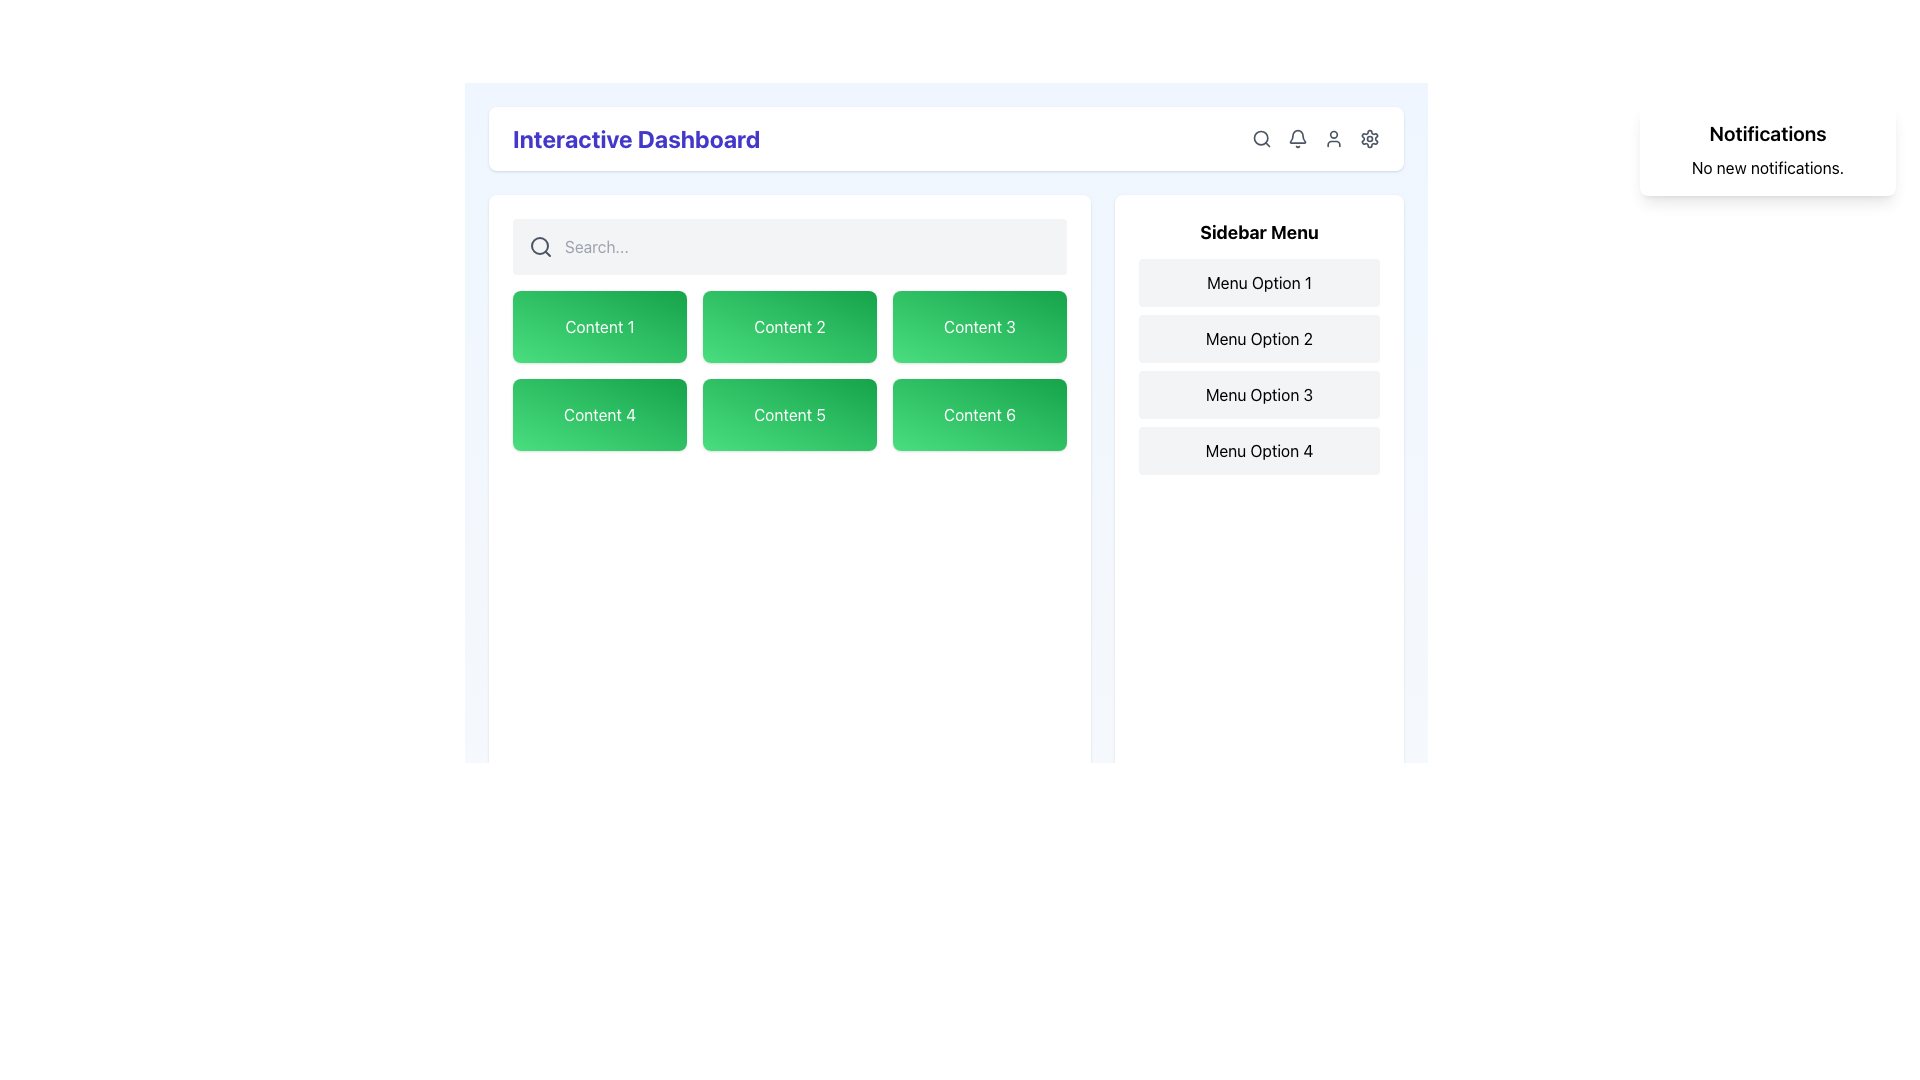  What do you see at coordinates (789, 370) in the screenshot?
I see `the UI card grid component that organizes and displays content items, located in the center of the content area below the search bar` at bounding box center [789, 370].